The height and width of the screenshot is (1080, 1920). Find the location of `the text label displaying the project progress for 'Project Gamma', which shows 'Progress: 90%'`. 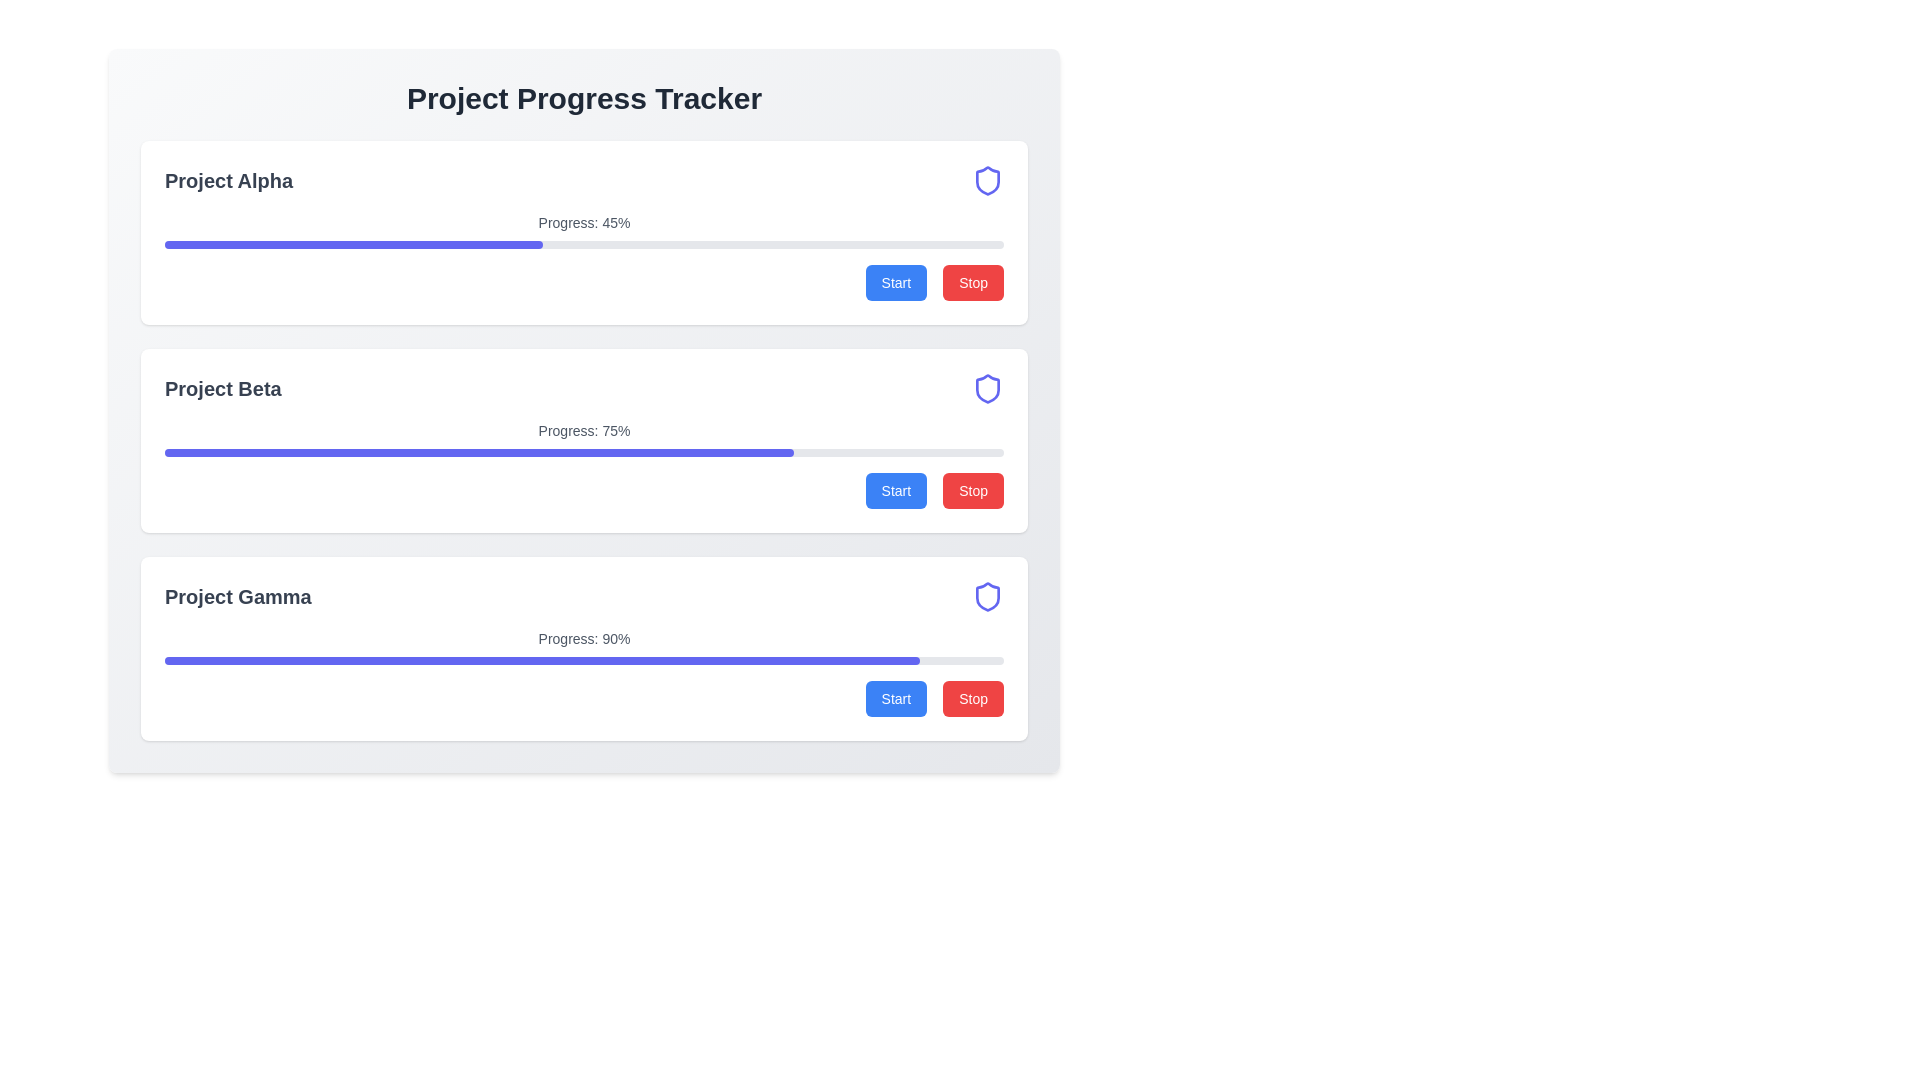

the text label displaying the project progress for 'Project Gamma', which shows 'Progress: 90%' is located at coordinates (583, 639).